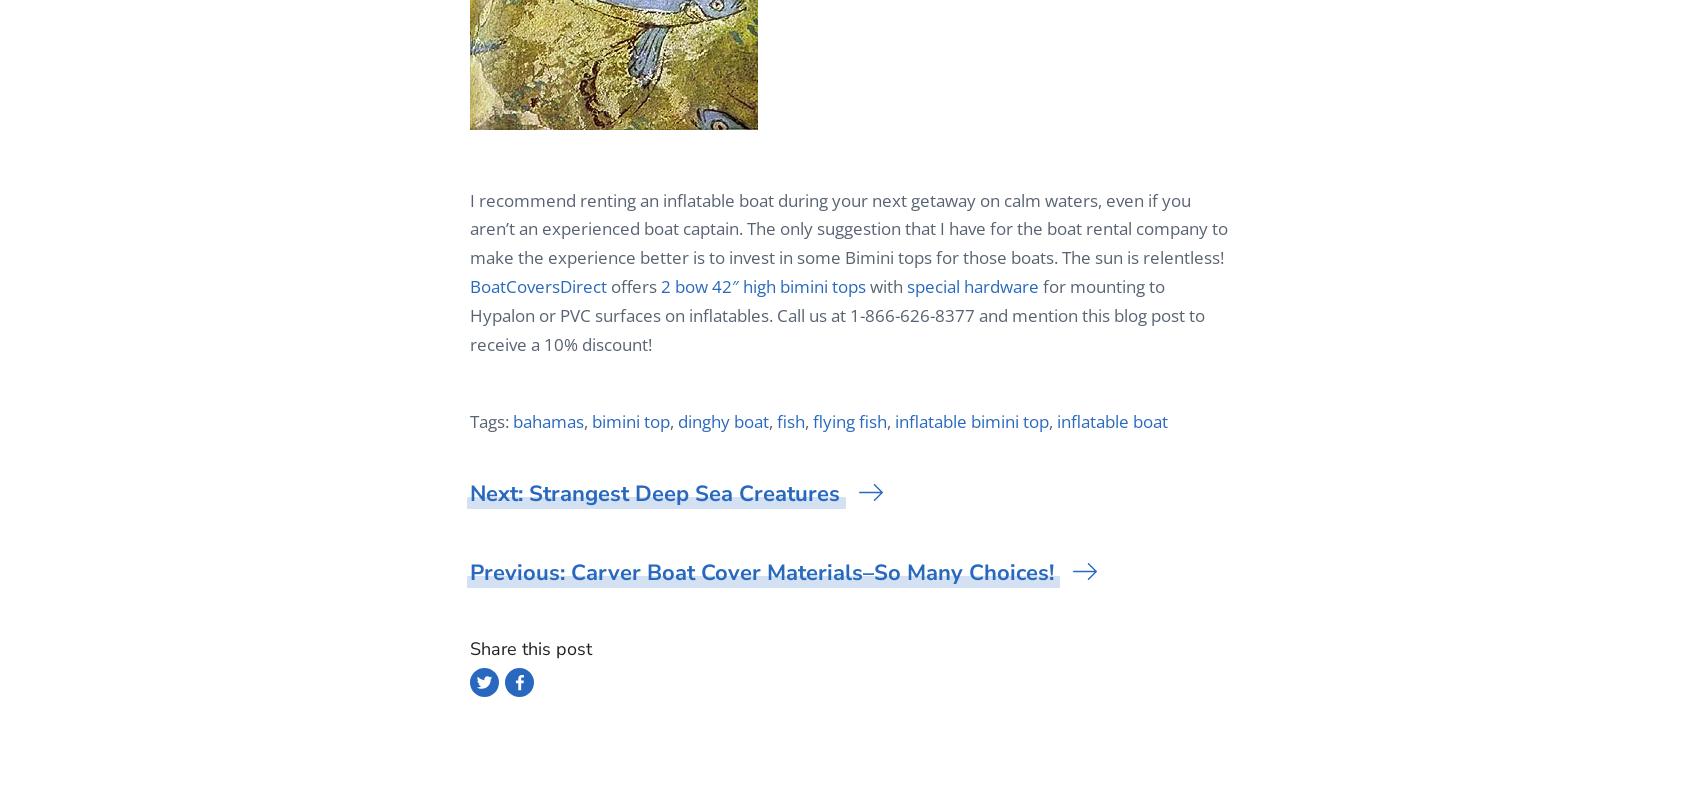 Image resolution: width=1700 pixels, height=812 pixels. What do you see at coordinates (723, 420) in the screenshot?
I see `'dinghy boat'` at bounding box center [723, 420].